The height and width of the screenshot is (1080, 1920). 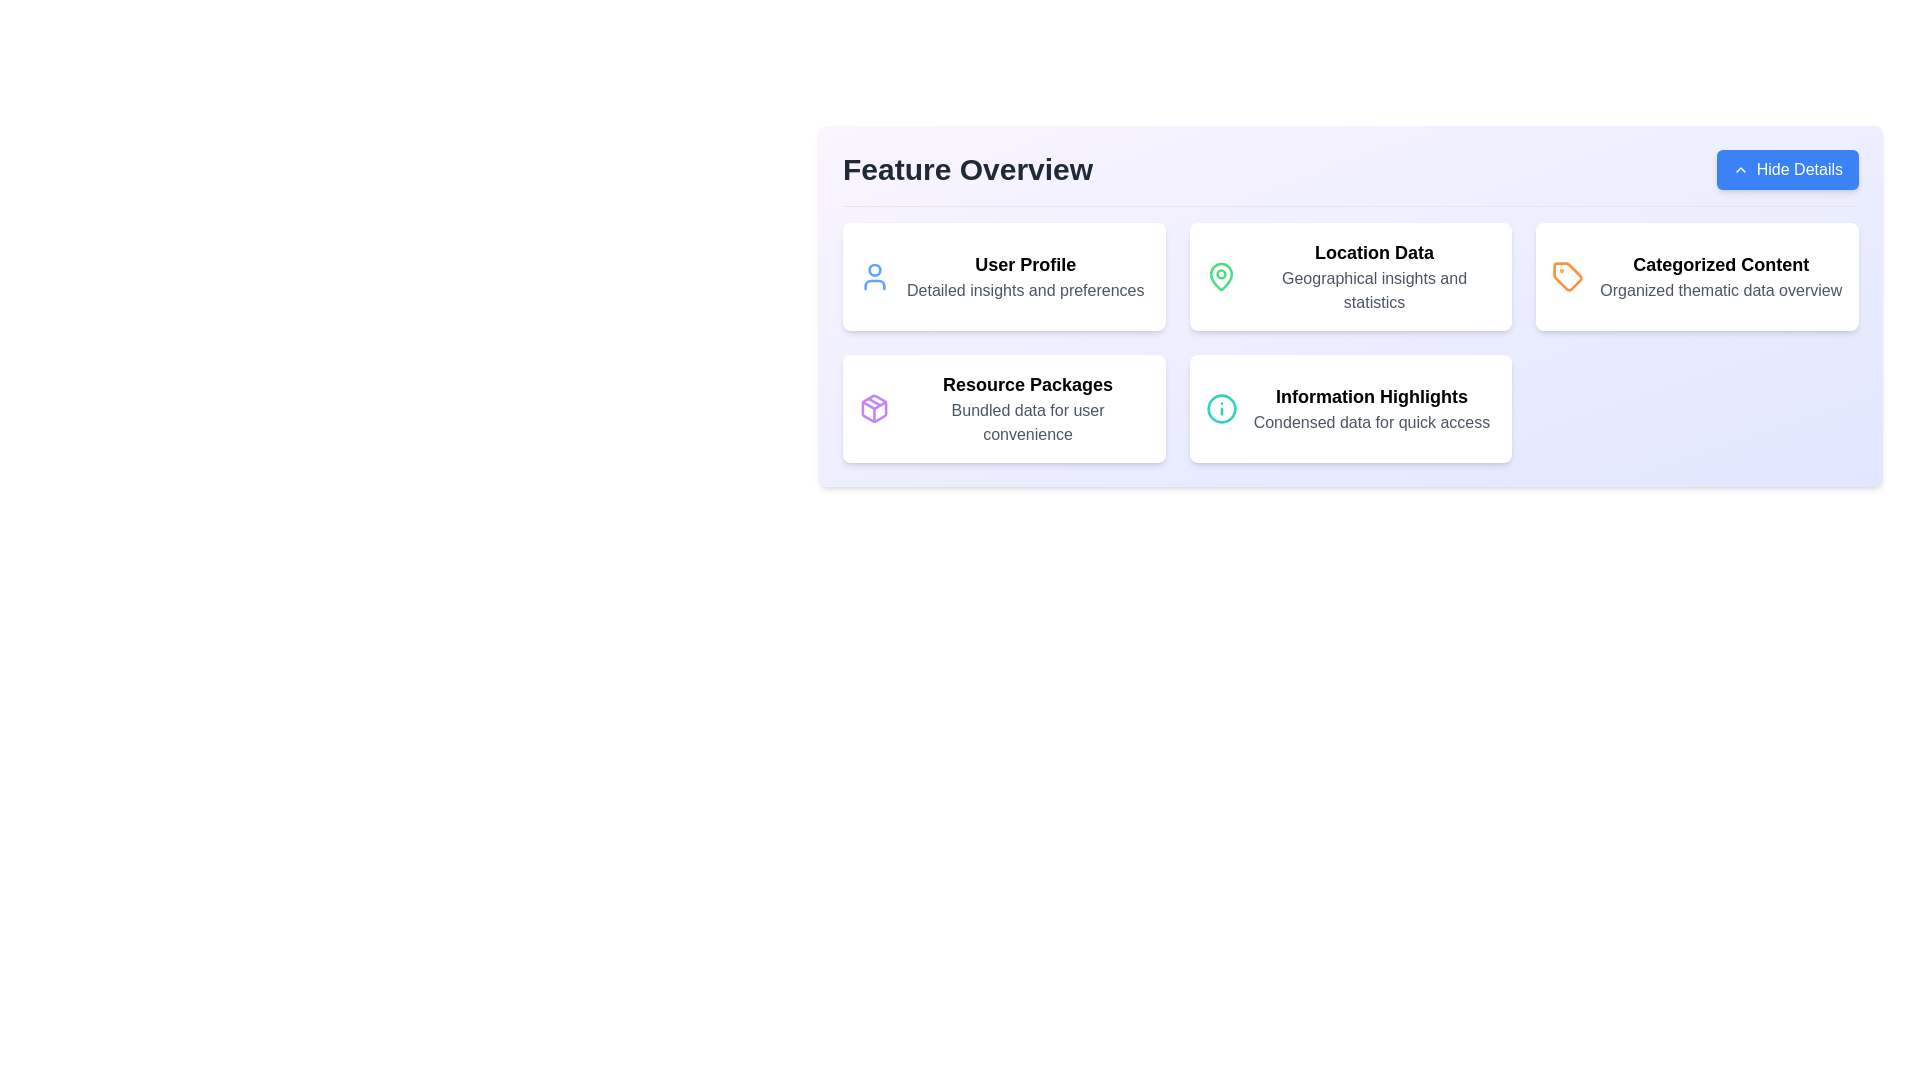 I want to click on information displayed in the 'Location Data' text block, which includes the header 'Location Data' in bold and the subheading 'Geographical insights and statistics' in gray font, located in the Feature Overview section of the UI, so click(x=1373, y=277).